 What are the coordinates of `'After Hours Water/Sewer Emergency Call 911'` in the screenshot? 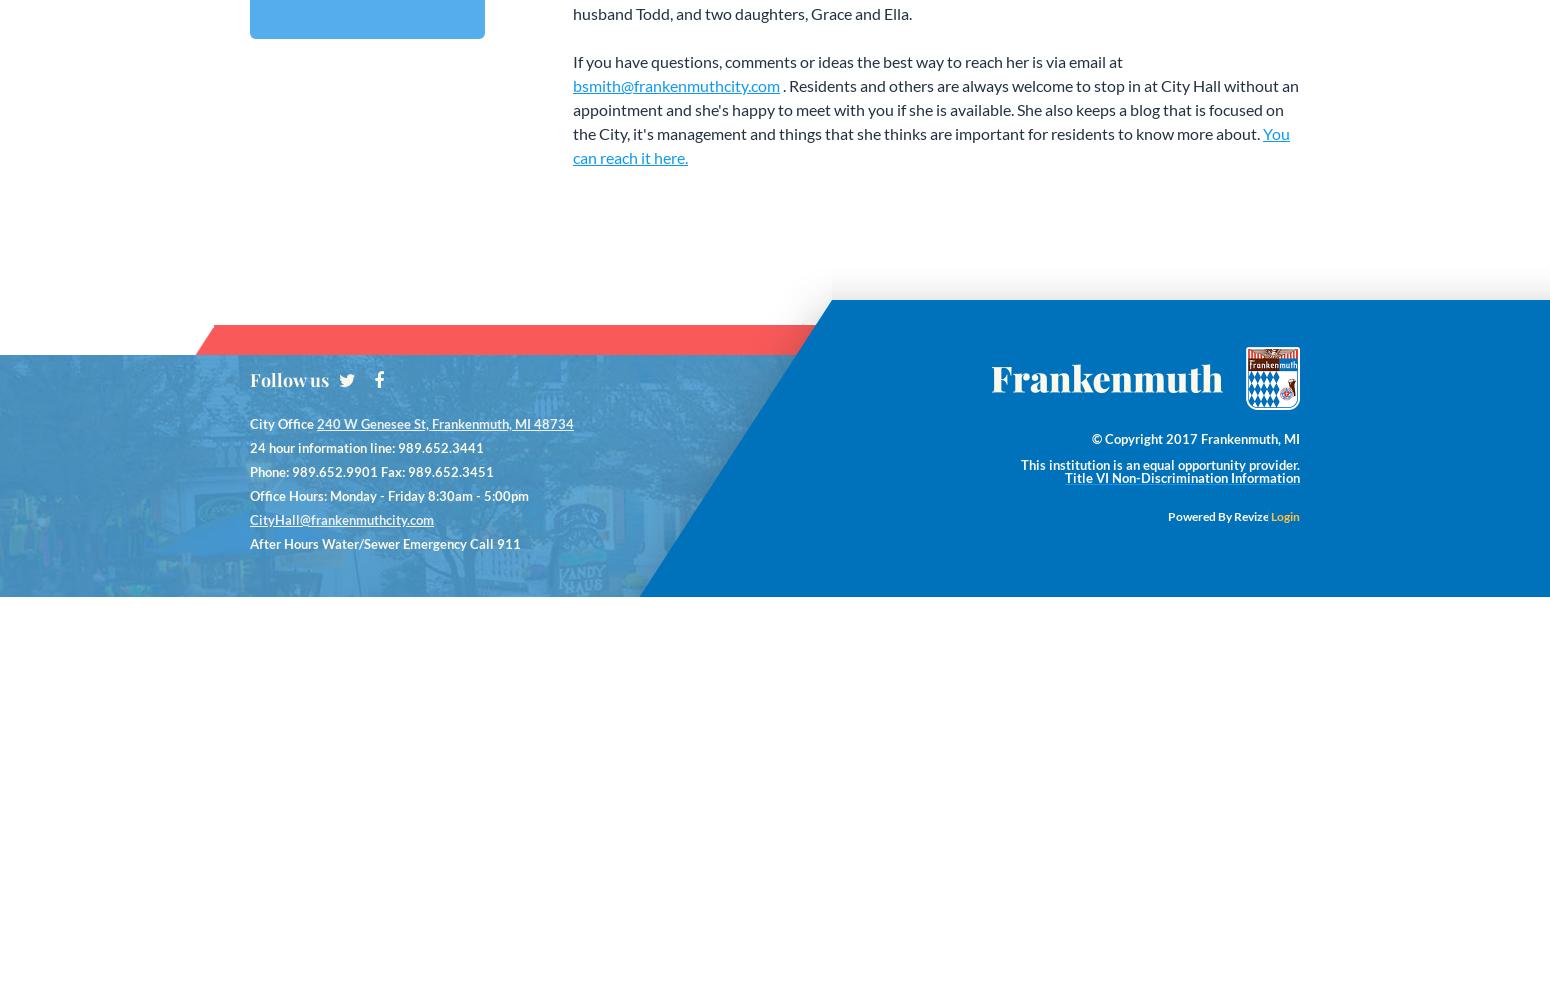 It's located at (384, 544).